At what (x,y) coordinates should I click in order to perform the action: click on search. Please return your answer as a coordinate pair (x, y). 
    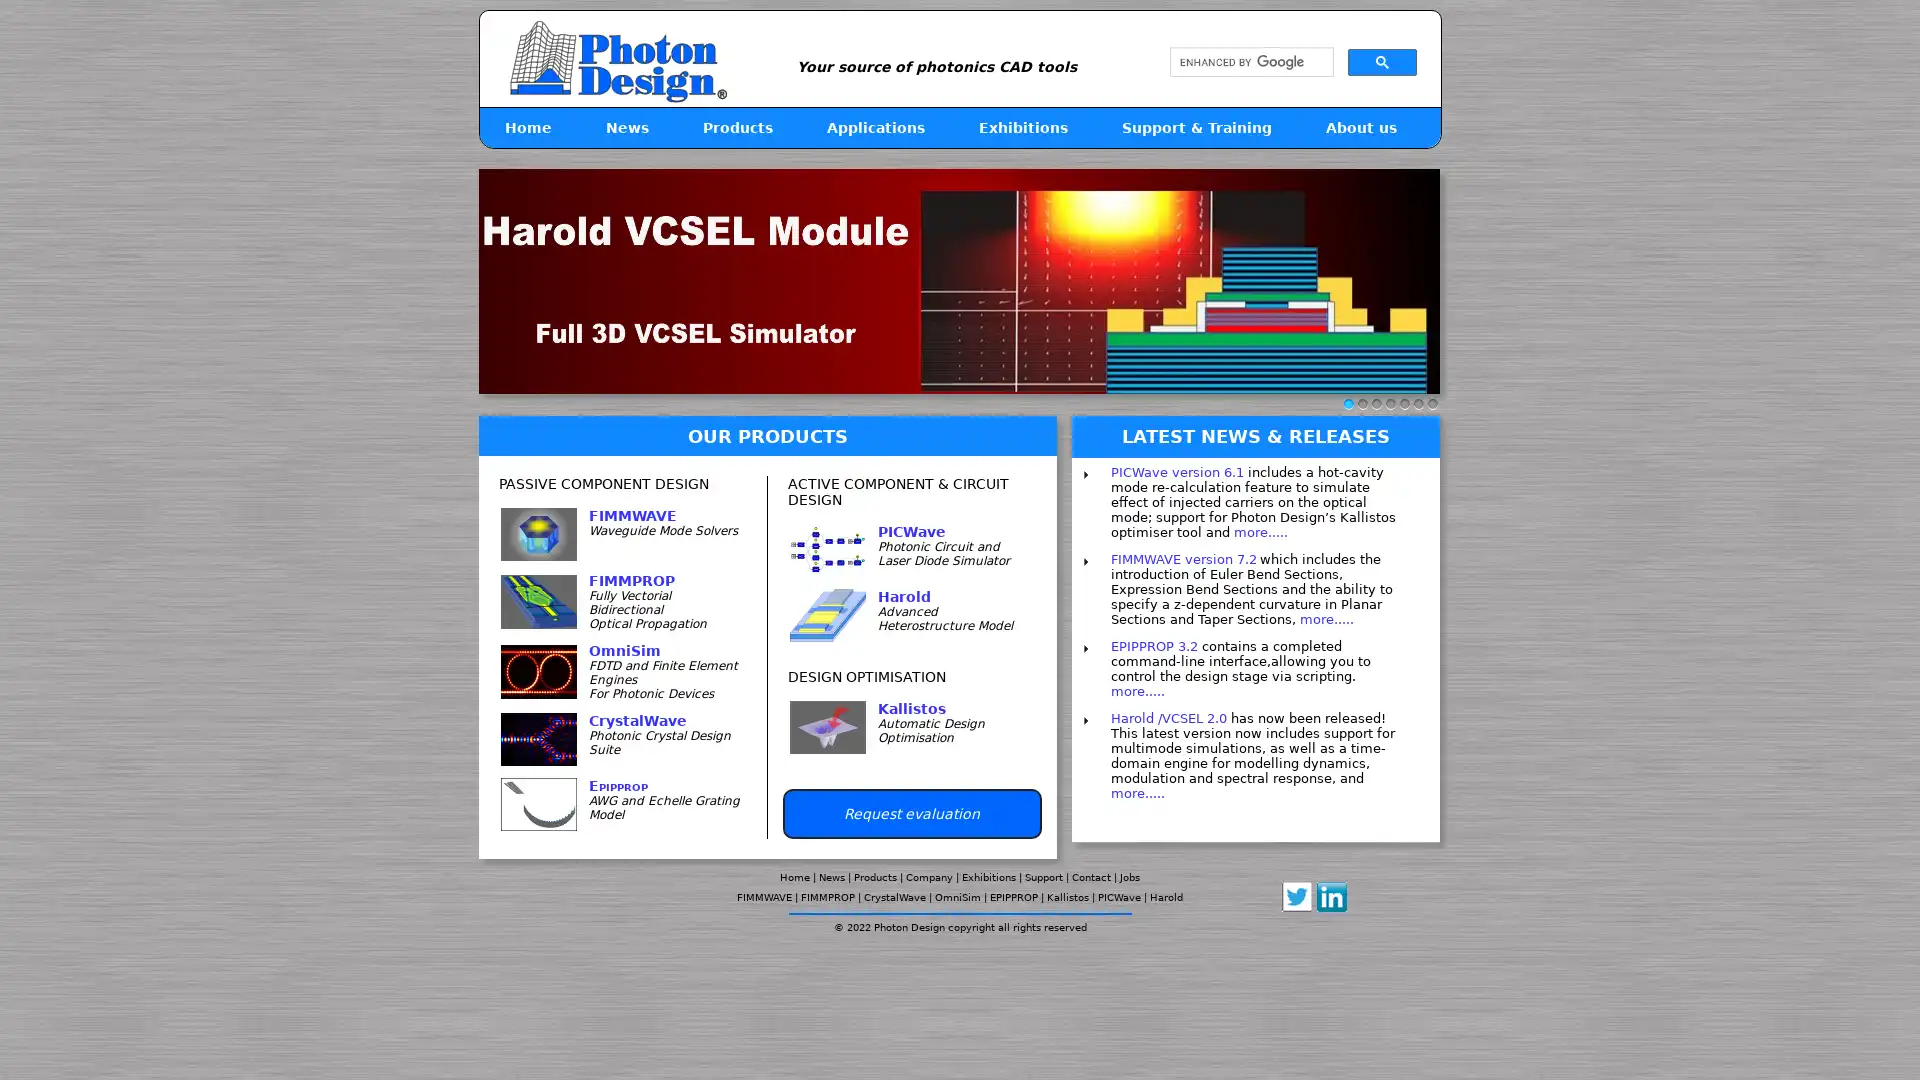
    Looking at the image, I should click on (1381, 60).